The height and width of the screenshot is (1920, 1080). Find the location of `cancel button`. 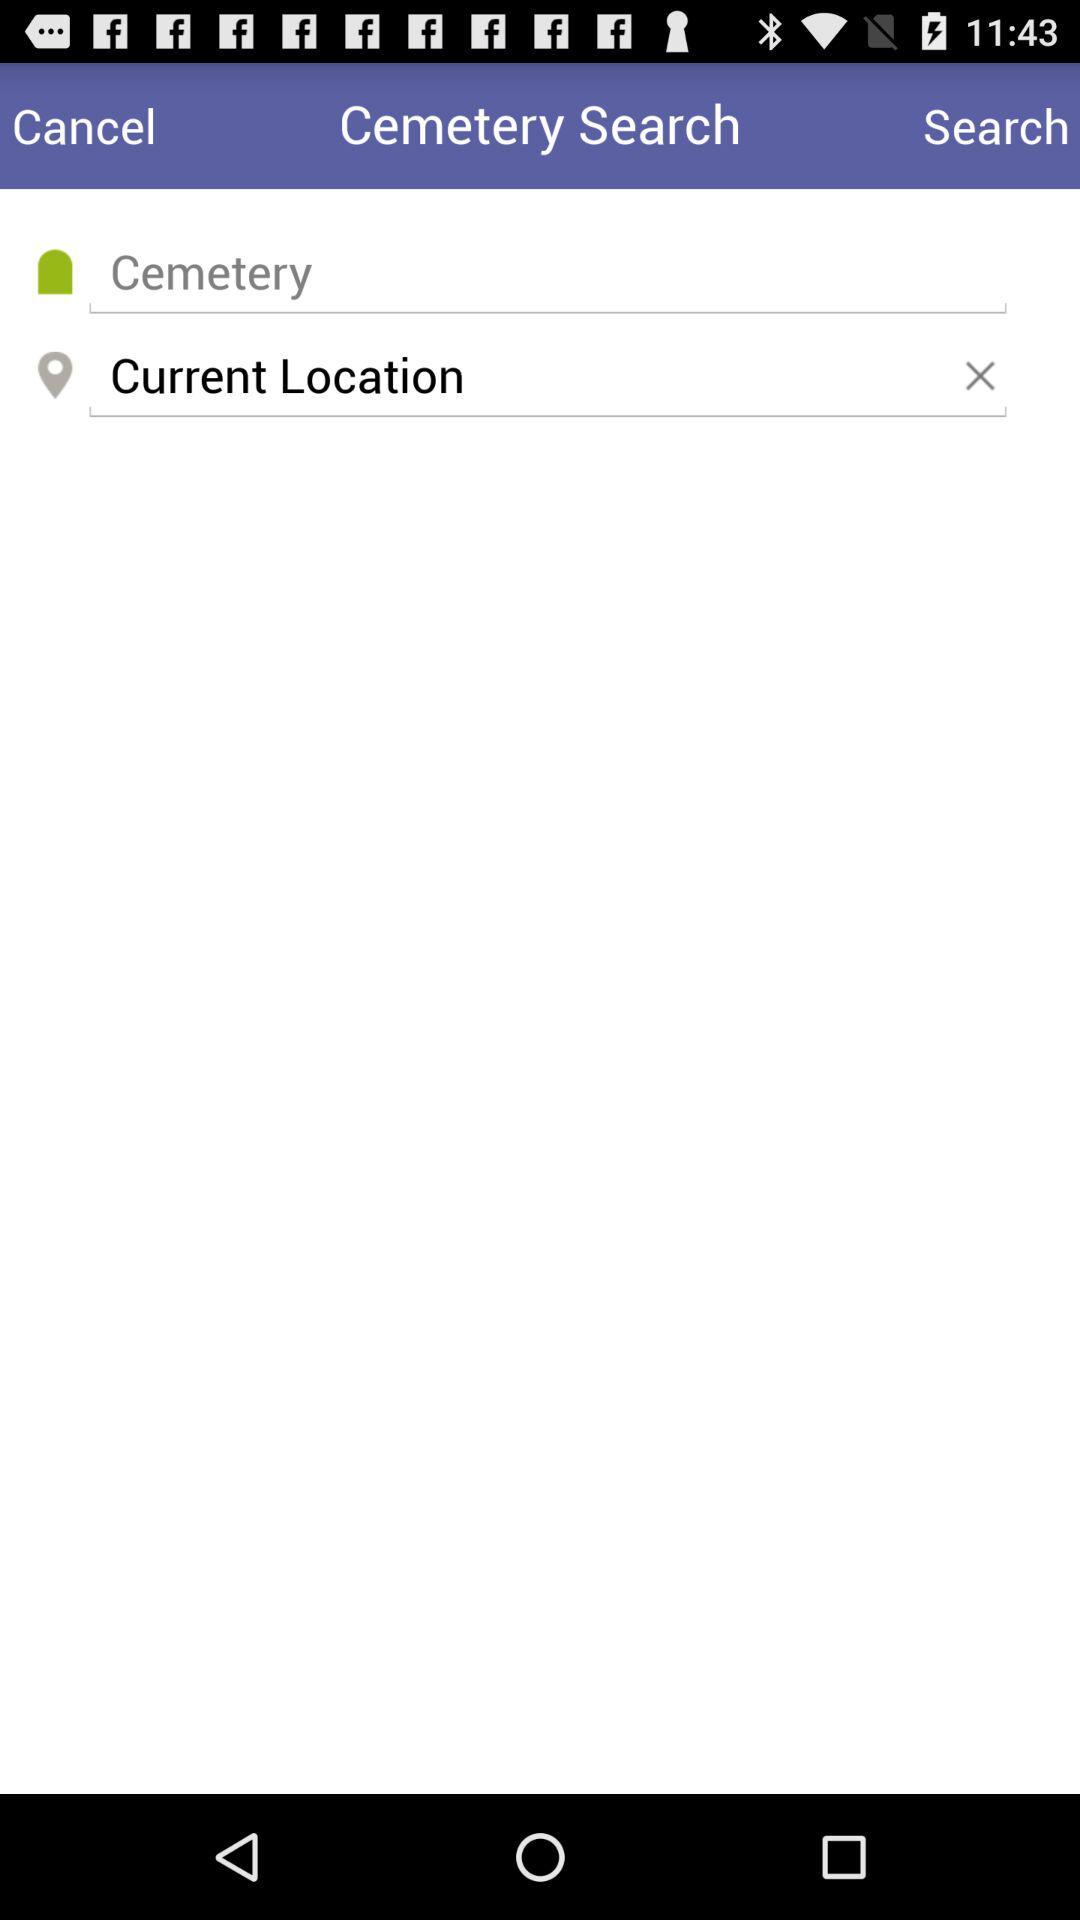

cancel button is located at coordinates (83, 124).